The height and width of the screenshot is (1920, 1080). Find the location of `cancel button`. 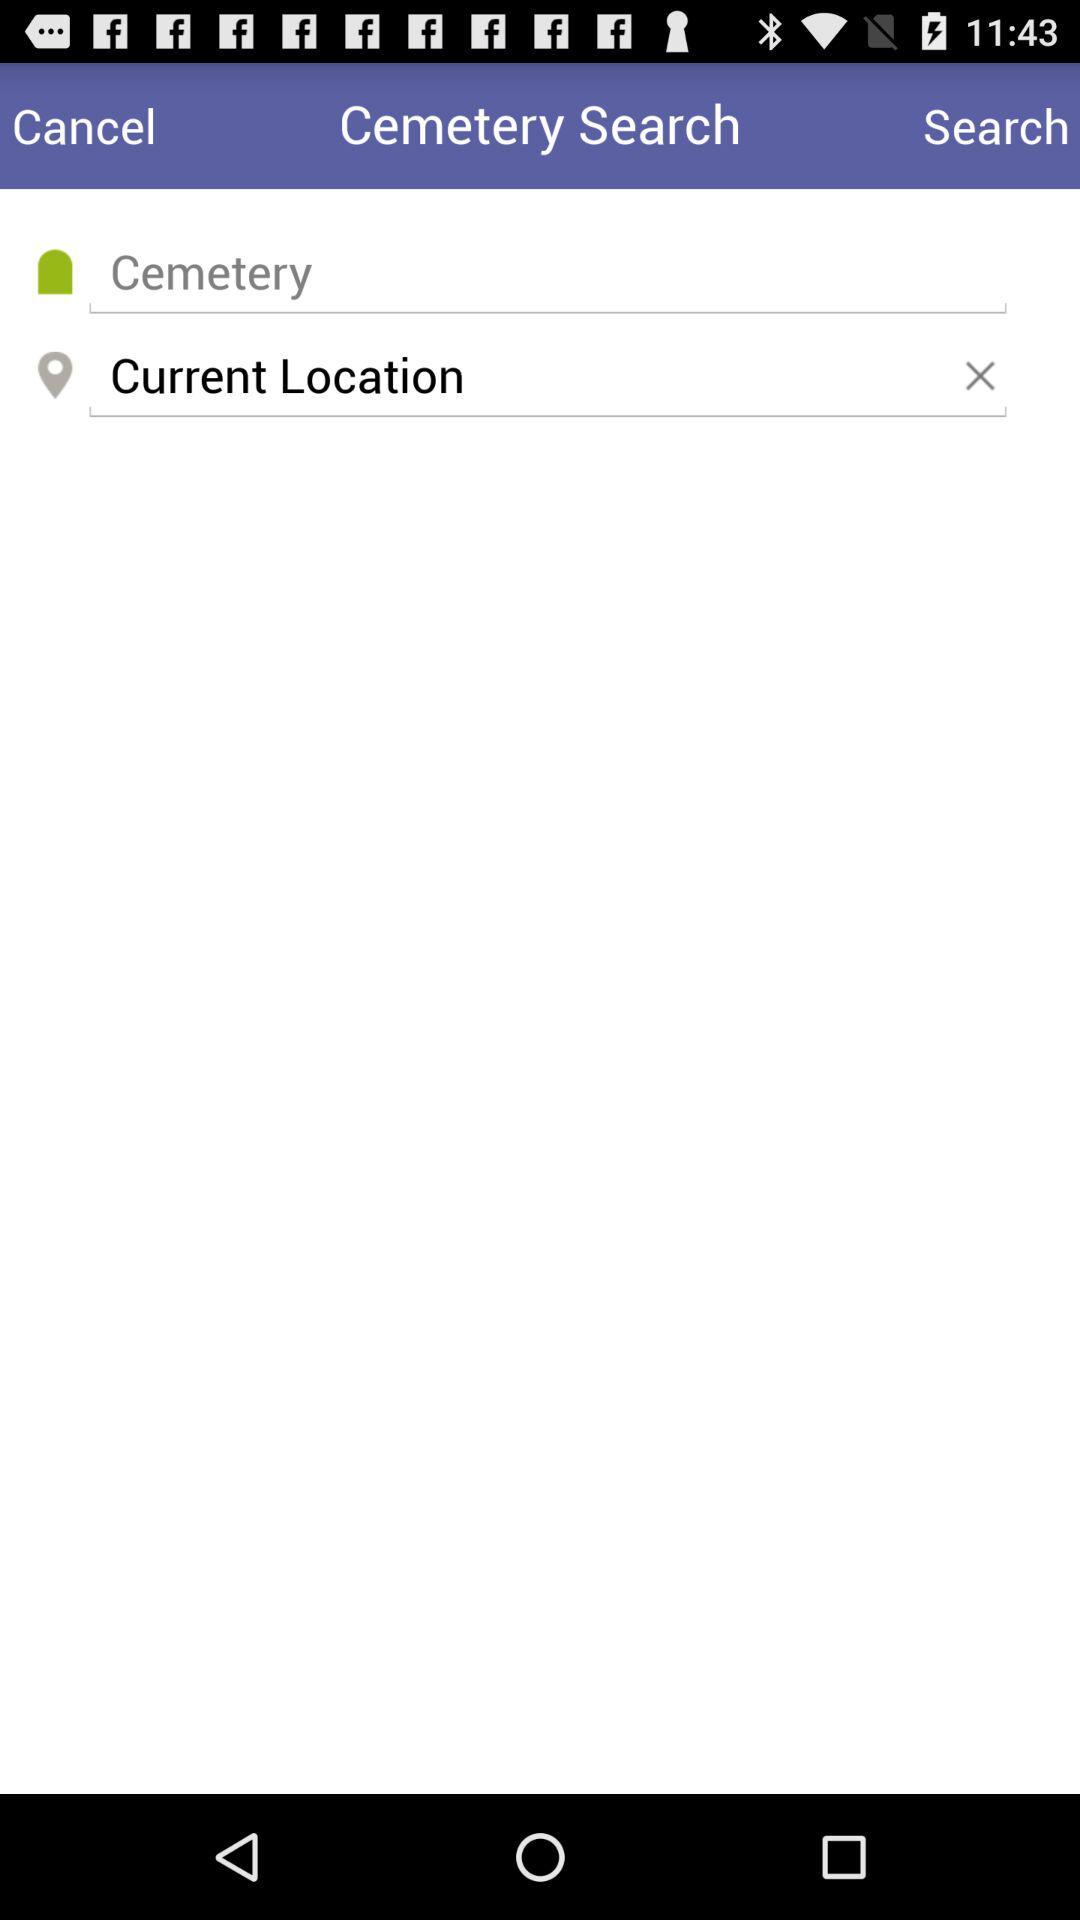

cancel button is located at coordinates (83, 124).